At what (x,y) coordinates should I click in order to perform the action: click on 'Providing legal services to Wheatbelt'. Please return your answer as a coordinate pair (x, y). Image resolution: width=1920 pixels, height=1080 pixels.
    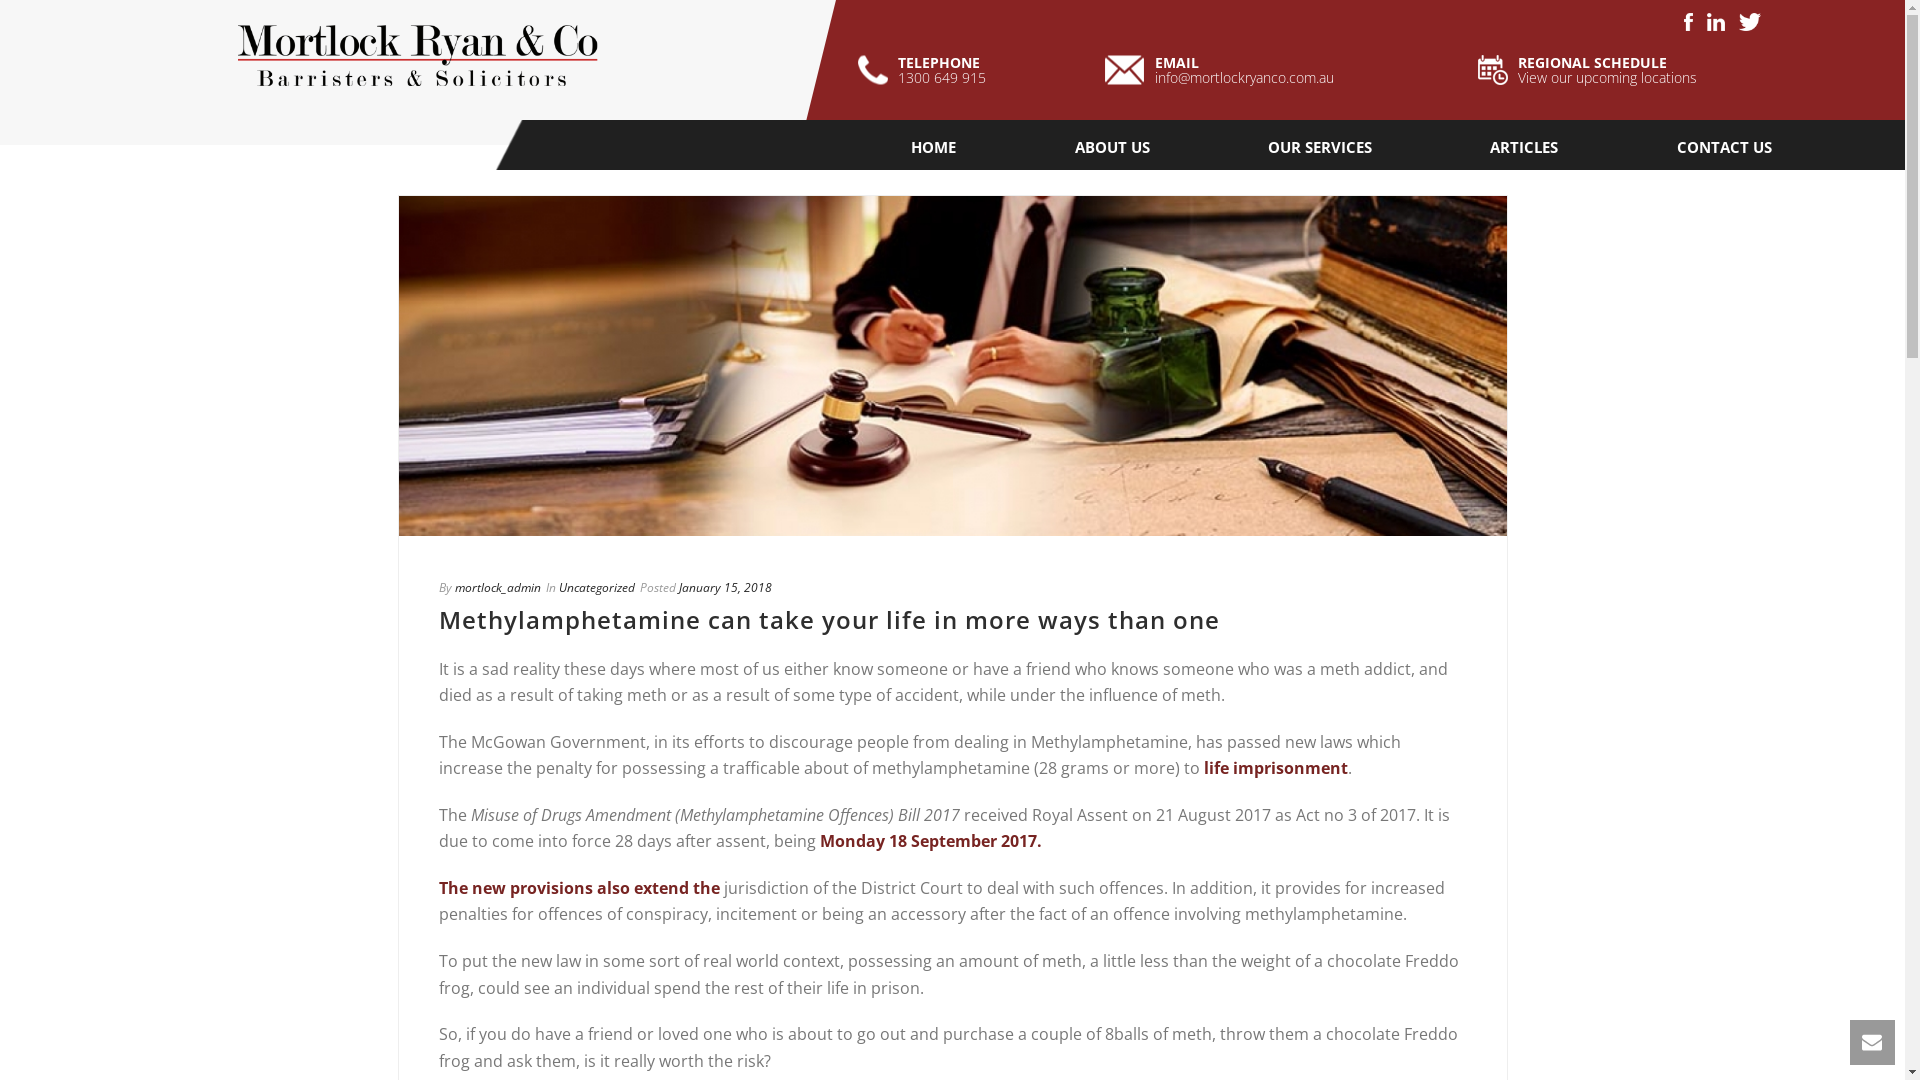
    Looking at the image, I should click on (416, 58).